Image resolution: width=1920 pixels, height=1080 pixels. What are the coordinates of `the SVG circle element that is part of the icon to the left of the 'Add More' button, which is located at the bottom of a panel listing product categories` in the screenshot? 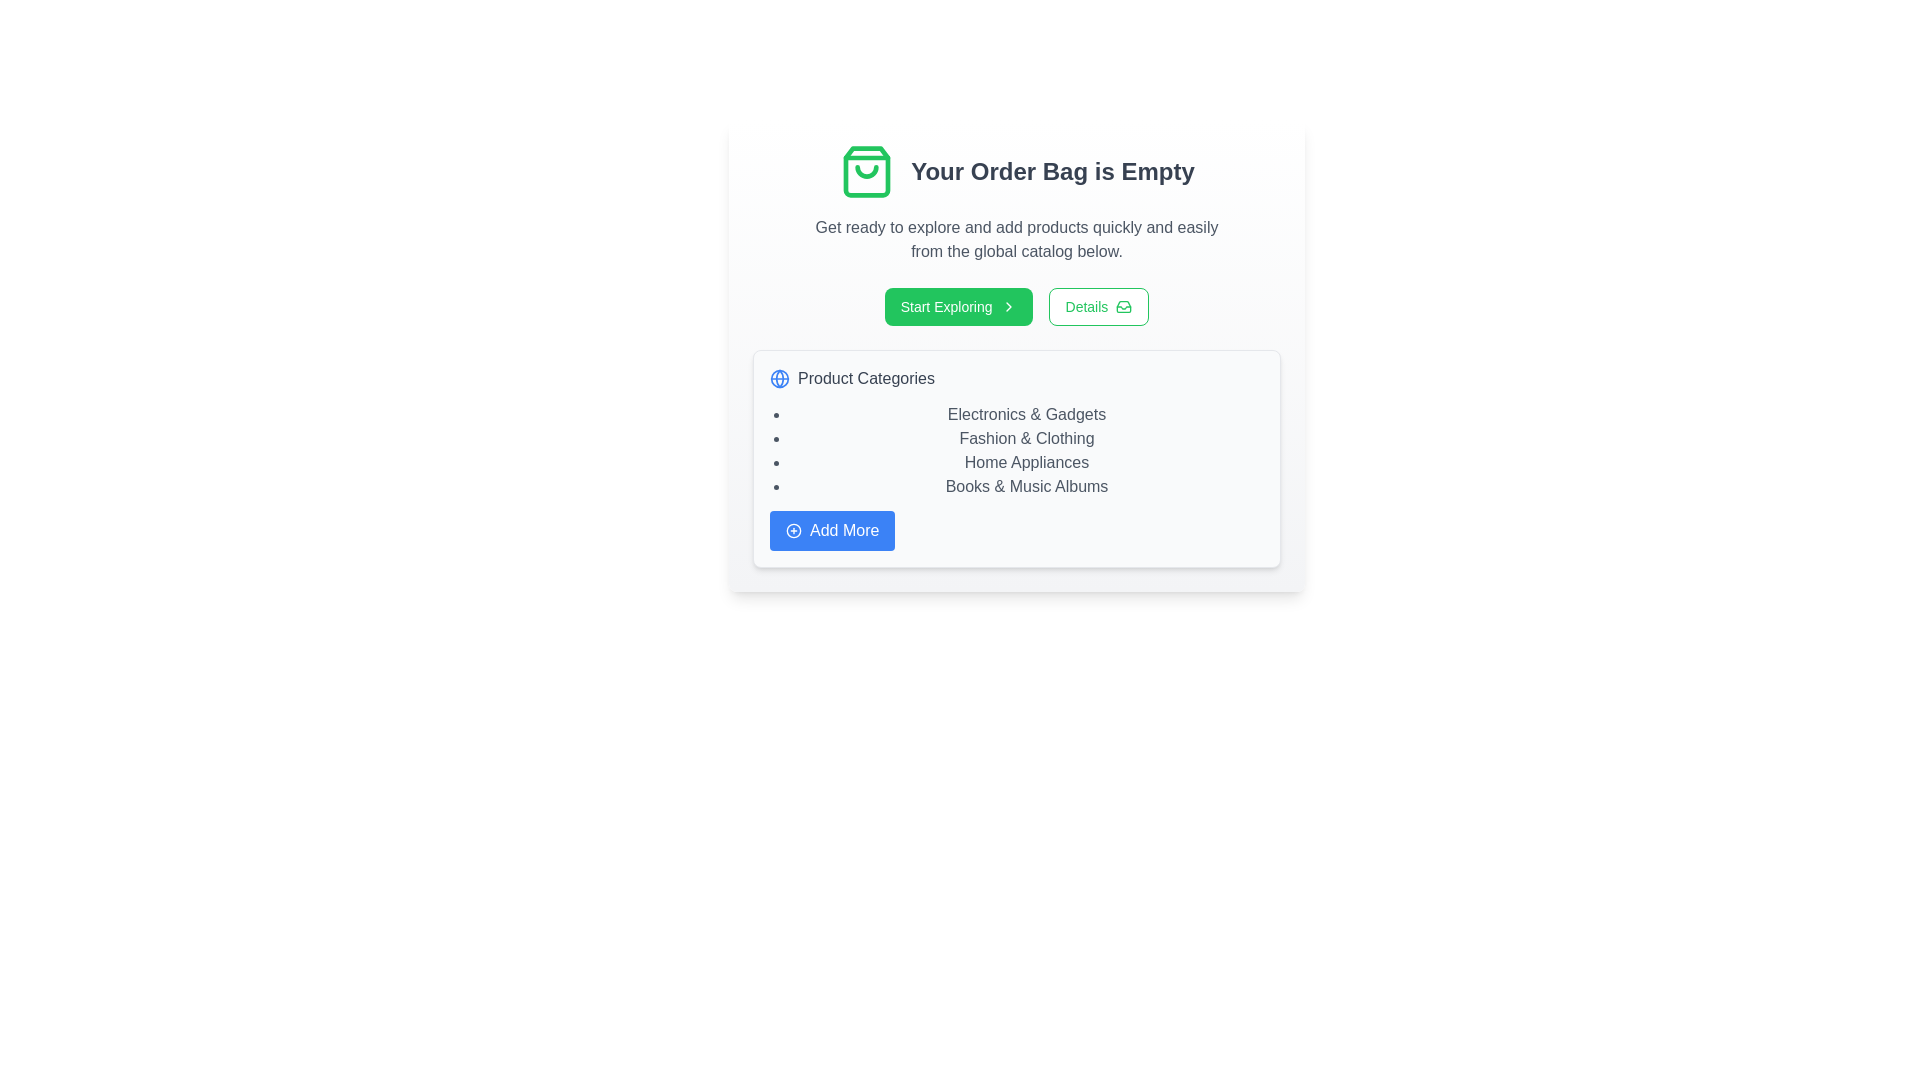 It's located at (792, 530).